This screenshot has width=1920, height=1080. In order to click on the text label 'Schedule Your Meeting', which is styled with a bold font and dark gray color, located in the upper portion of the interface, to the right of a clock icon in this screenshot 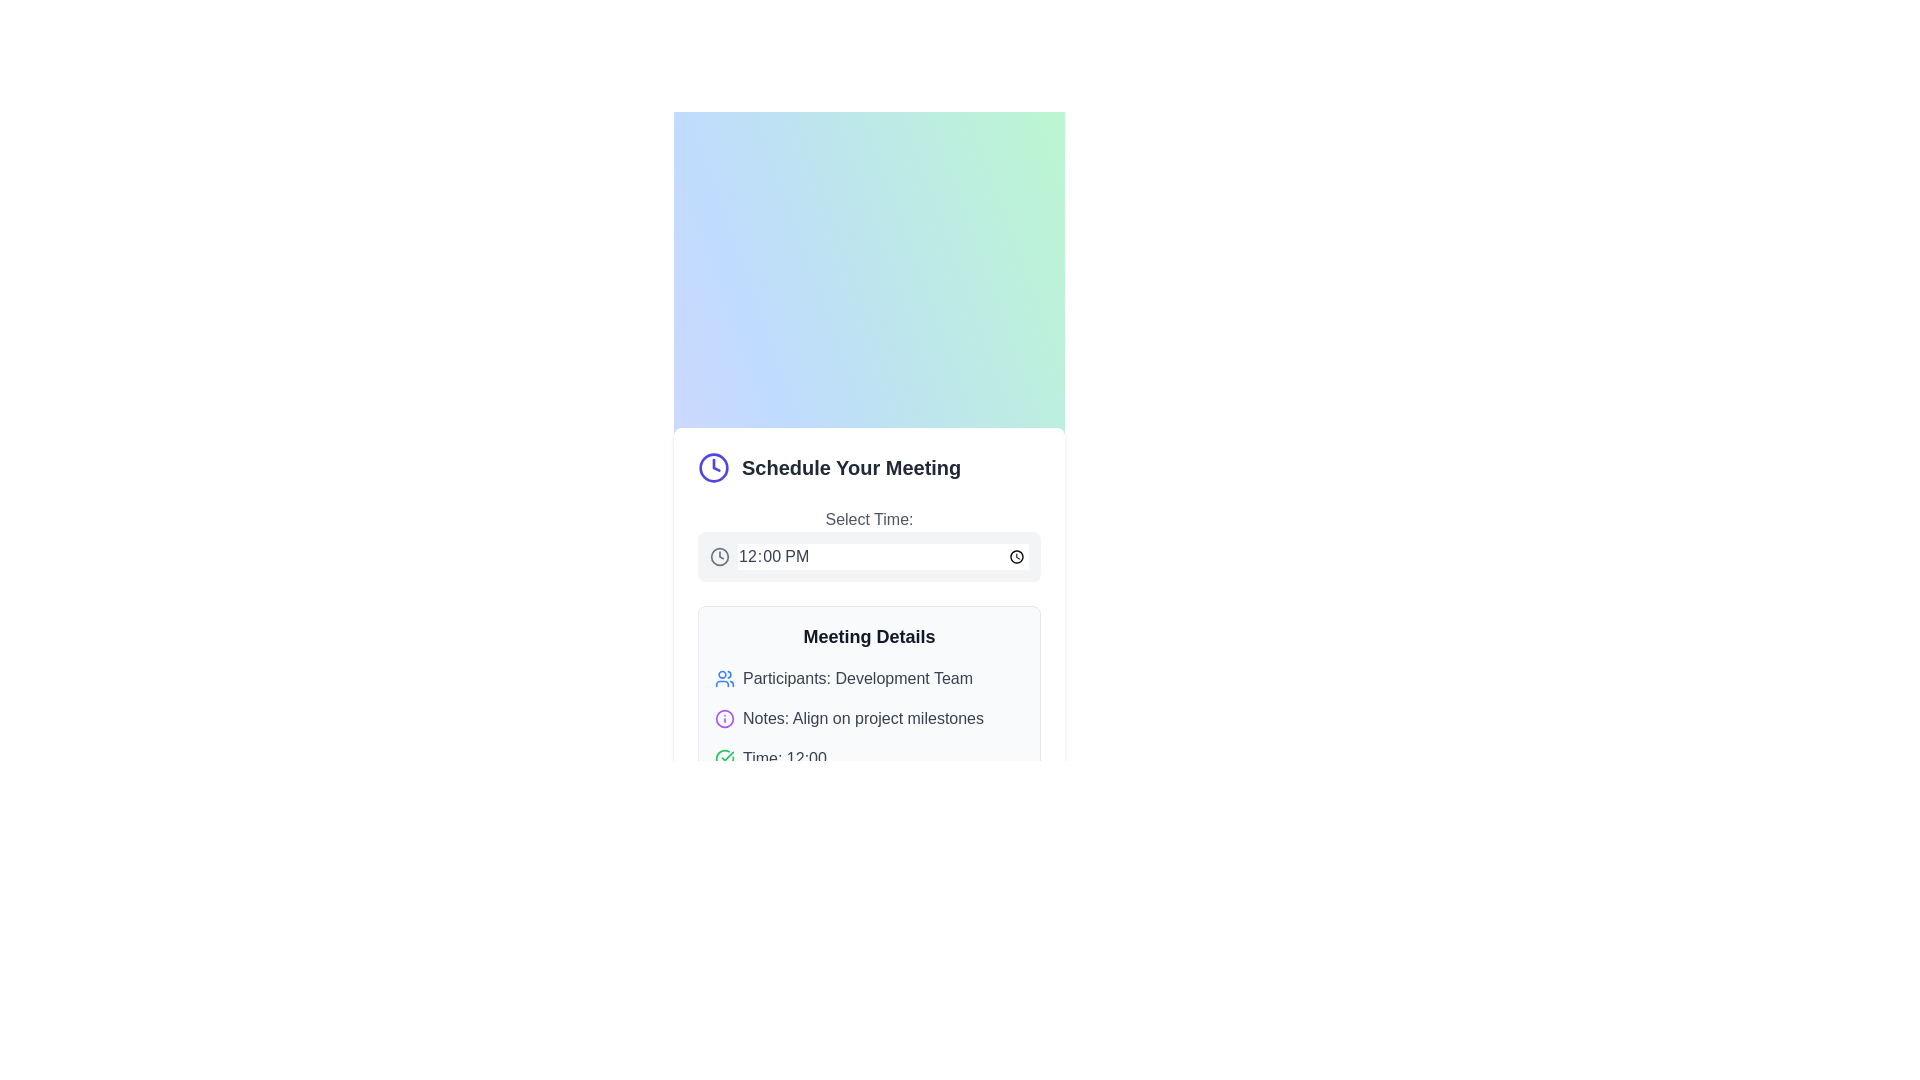, I will do `click(851, 467)`.